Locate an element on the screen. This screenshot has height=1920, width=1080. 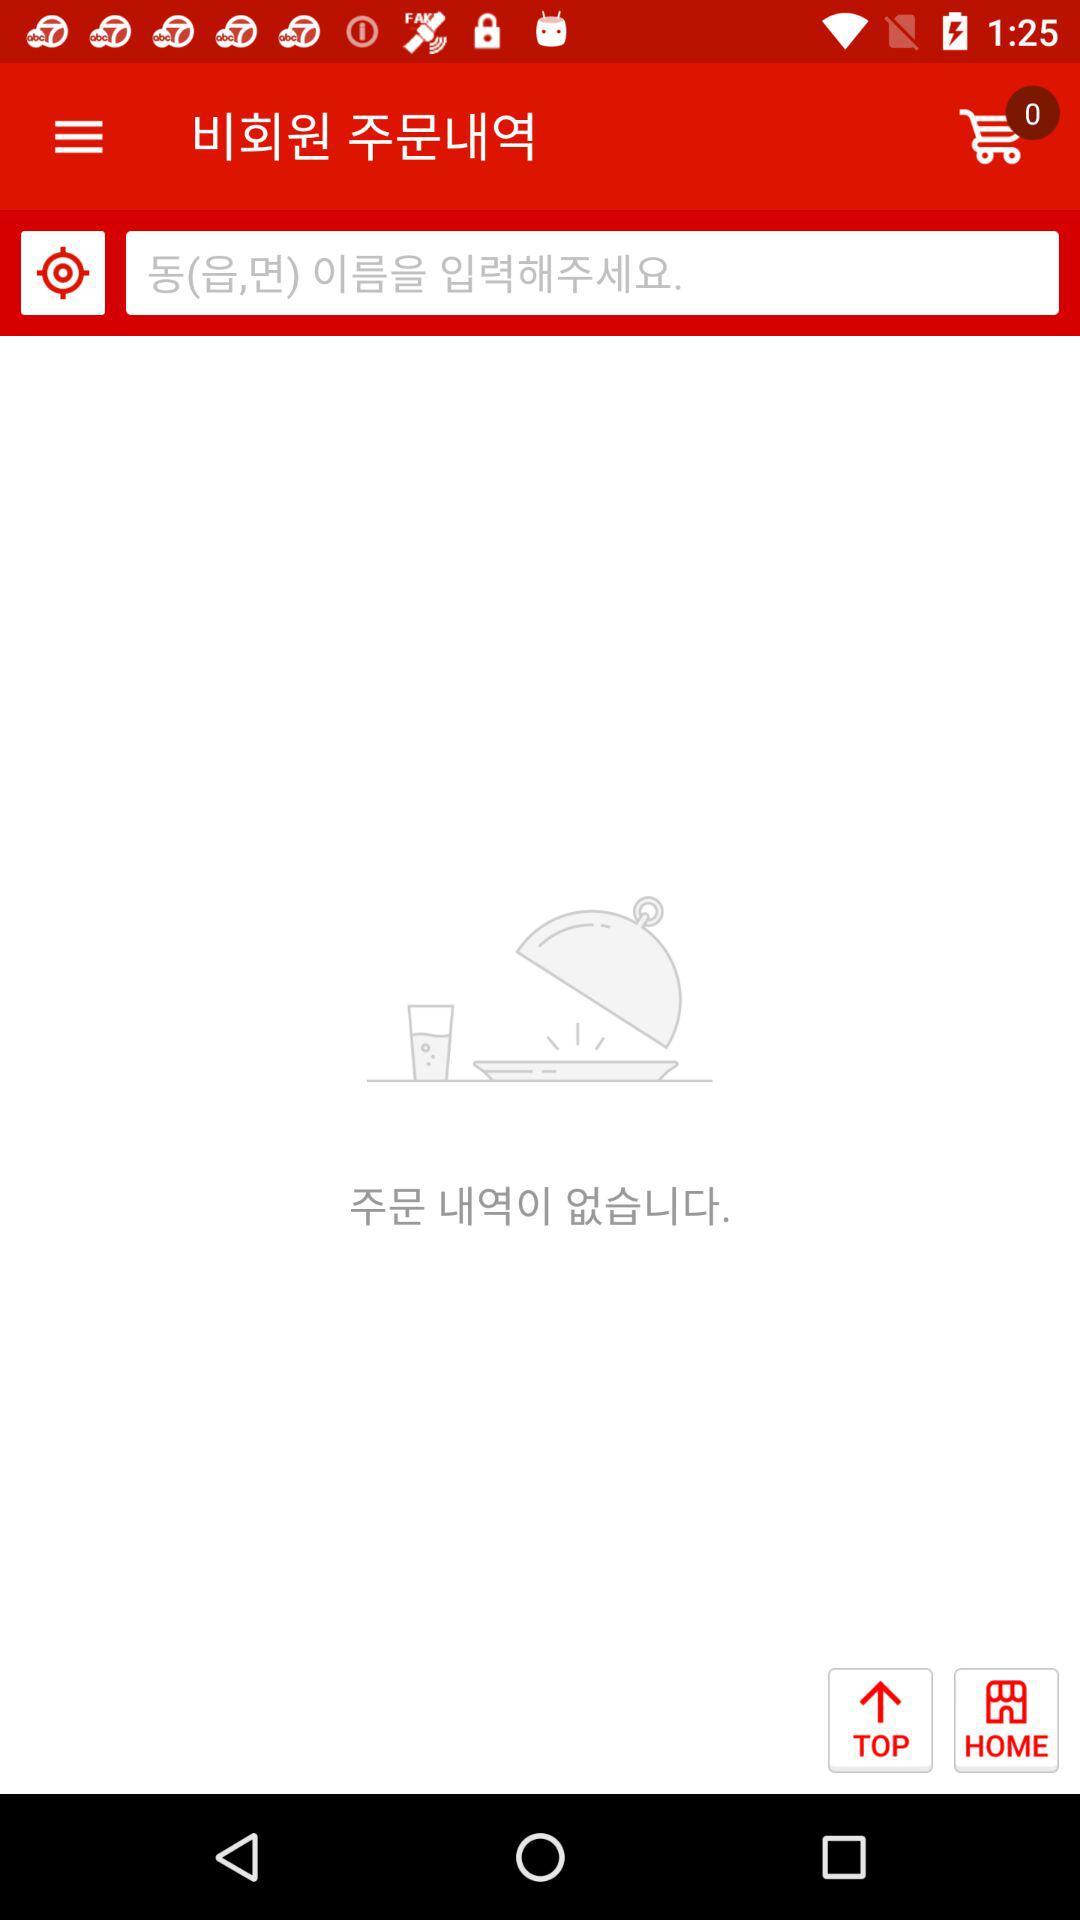
the location_crosshair icon is located at coordinates (61, 272).